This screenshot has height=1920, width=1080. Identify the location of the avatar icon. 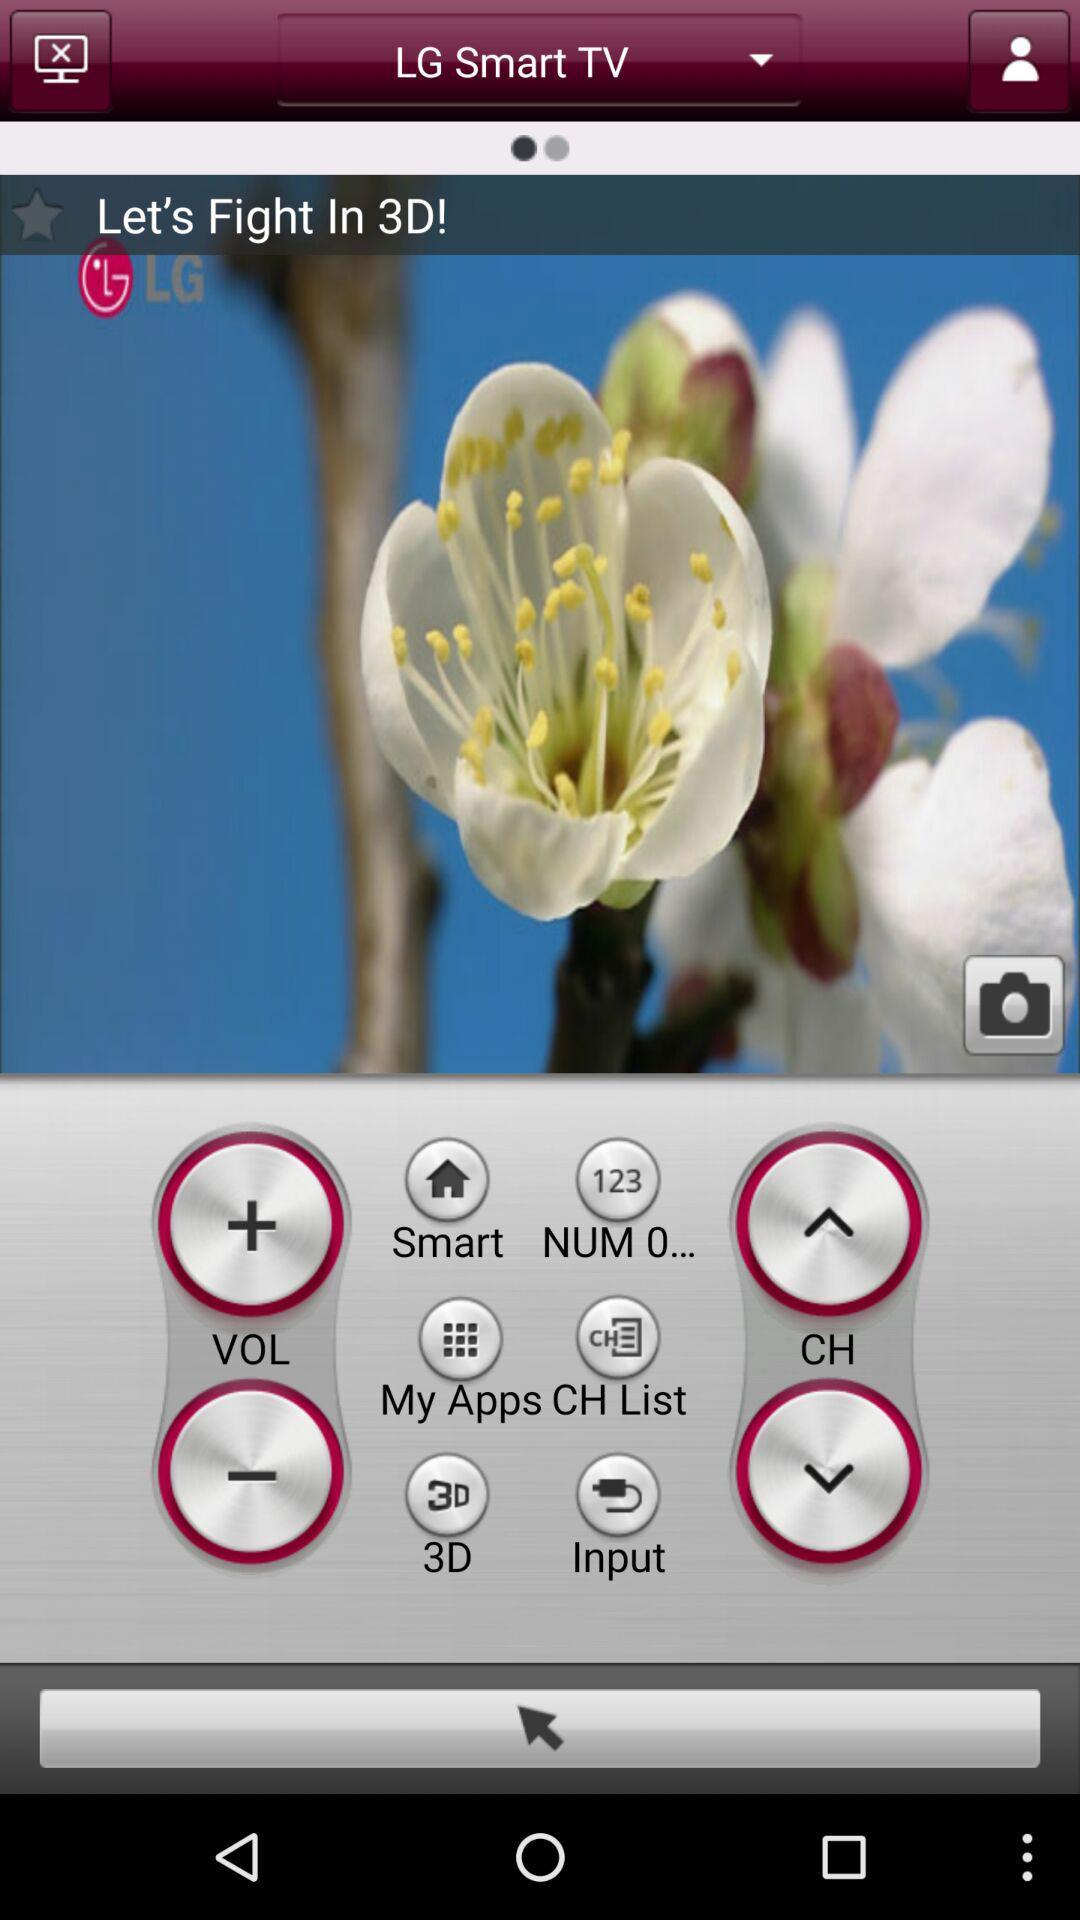
(1019, 65).